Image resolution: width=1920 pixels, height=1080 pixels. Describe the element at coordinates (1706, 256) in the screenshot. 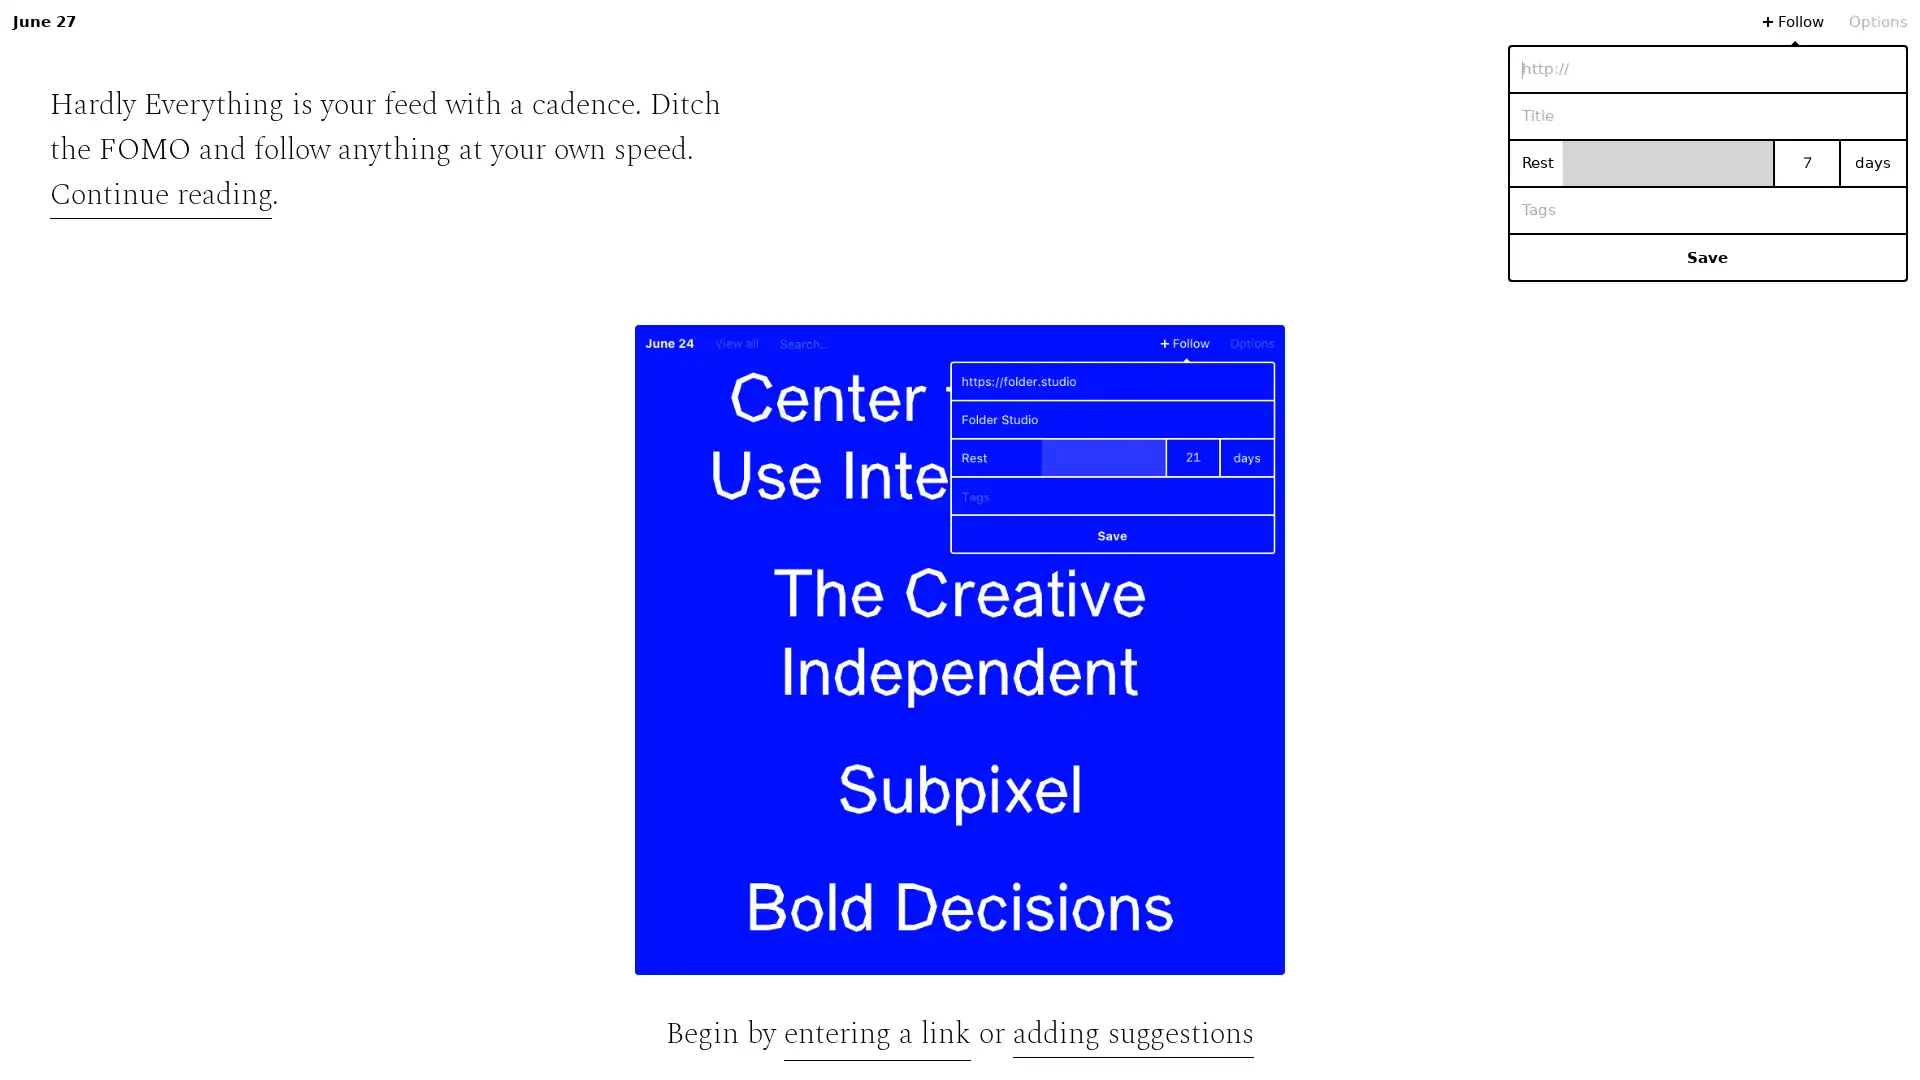

I see `Save` at that location.